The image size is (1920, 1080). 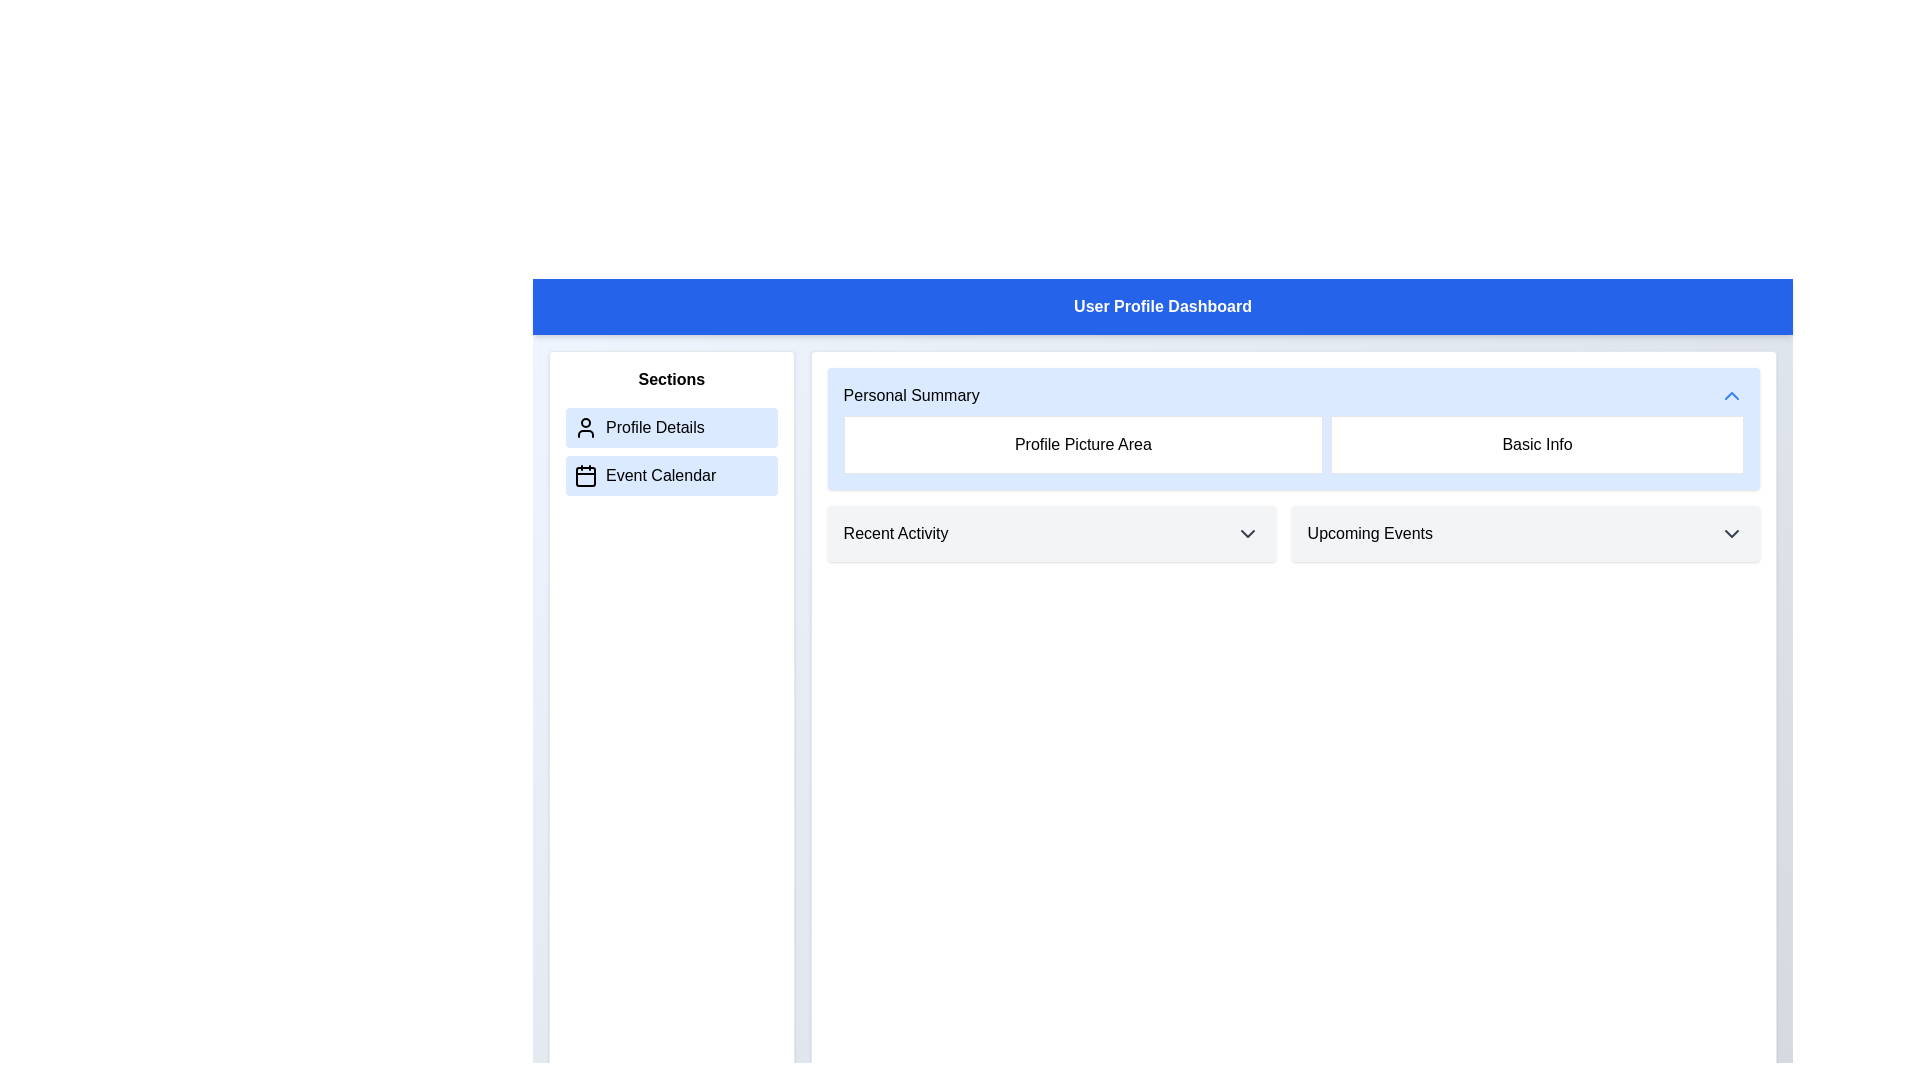 What do you see at coordinates (1293, 532) in the screenshot?
I see `the Tab navigation component located under the 'Profile Picture Area'` at bounding box center [1293, 532].